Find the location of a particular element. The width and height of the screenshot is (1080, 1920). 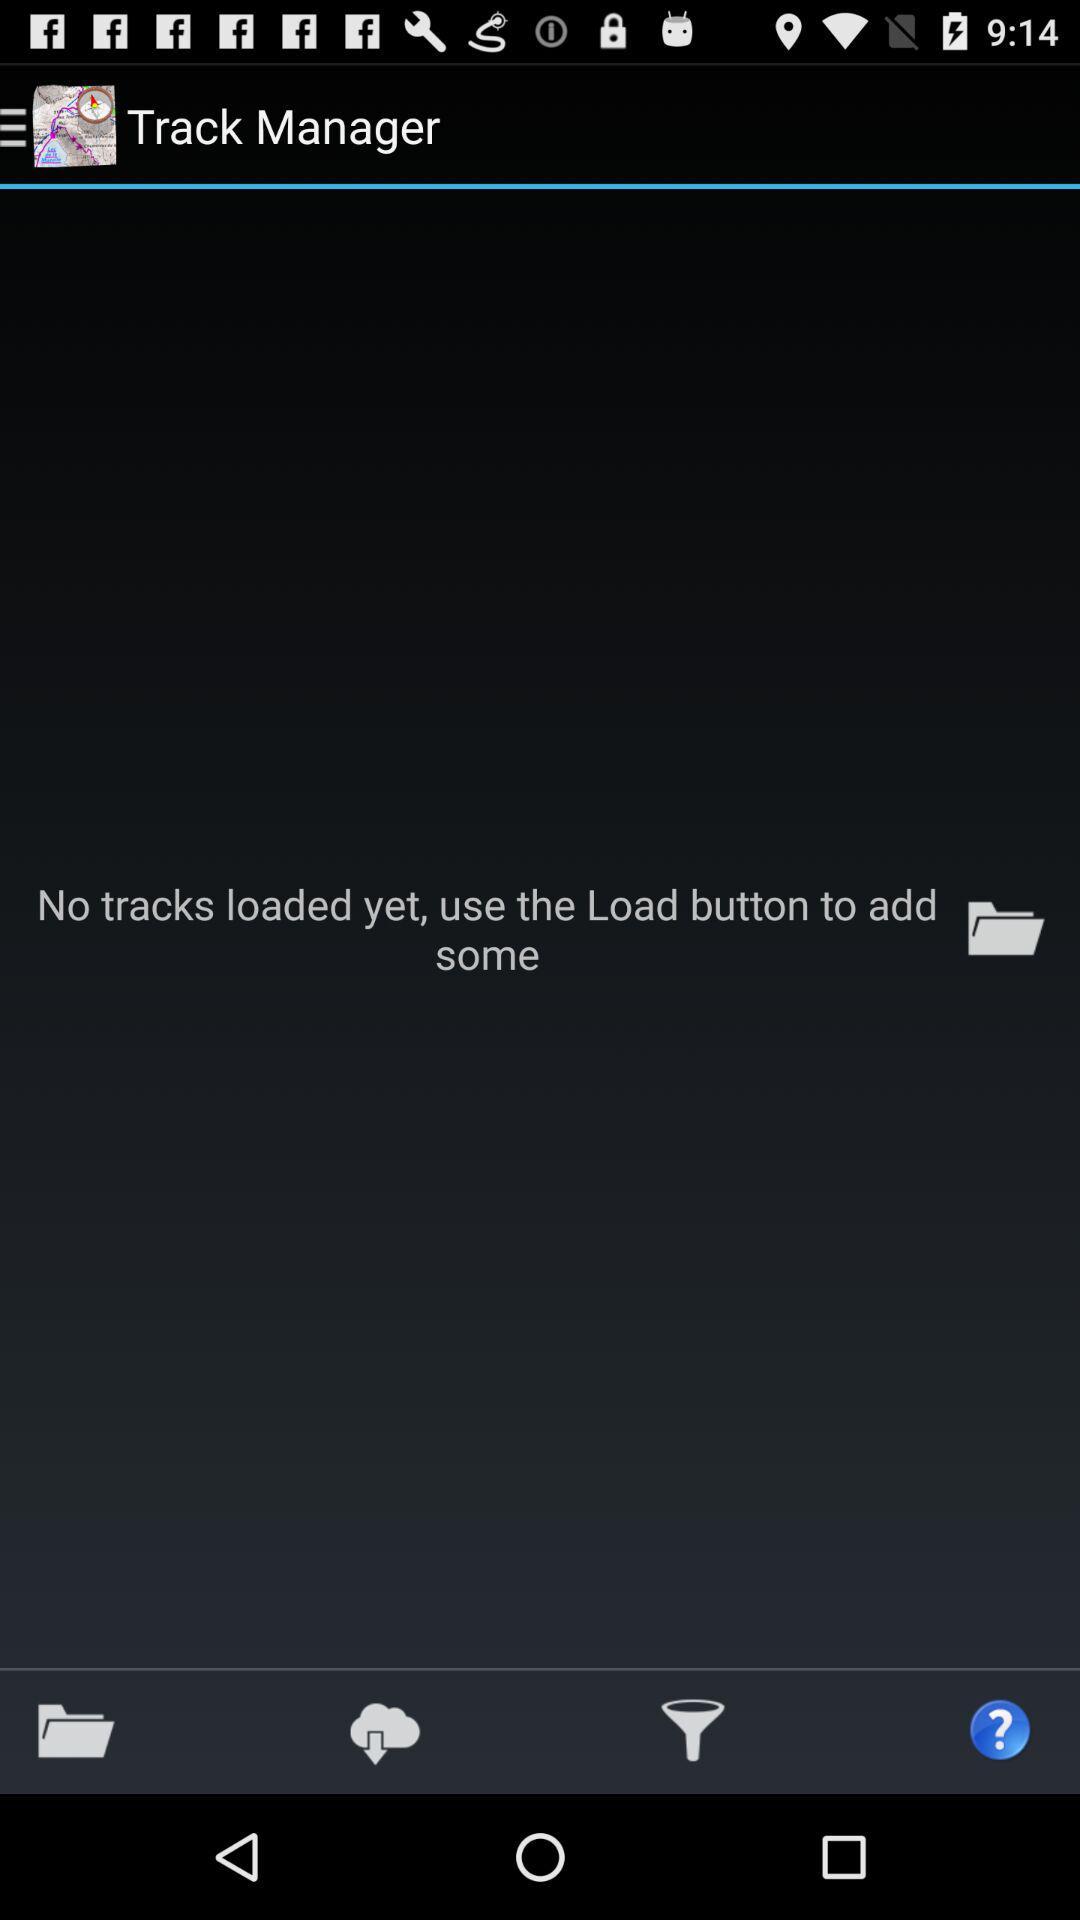

the item at the bottom right corner is located at coordinates (1001, 1730).